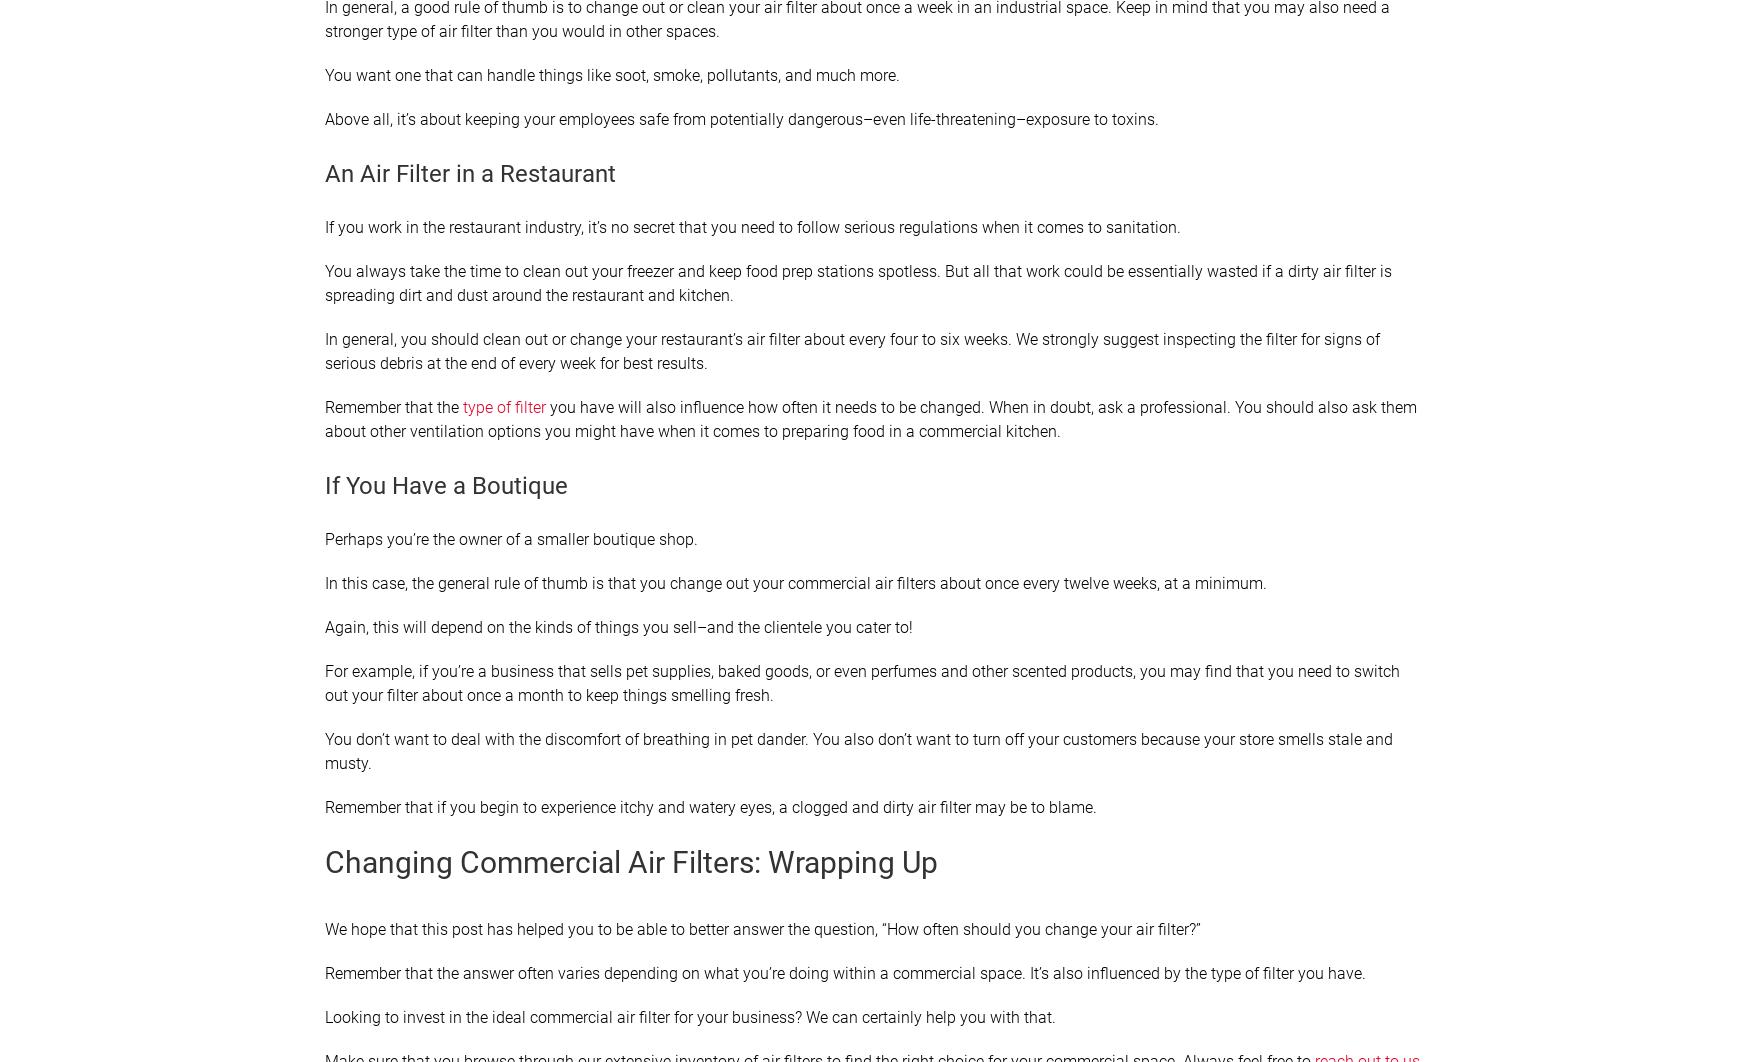  Describe the element at coordinates (862, 683) in the screenshot. I see `'For example, if you’re a business that sells pet supplies, baked goods, or even perfumes and other scented products, you may find that you need to switch out your filter about once a month to keep things smelling fresh.'` at that location.